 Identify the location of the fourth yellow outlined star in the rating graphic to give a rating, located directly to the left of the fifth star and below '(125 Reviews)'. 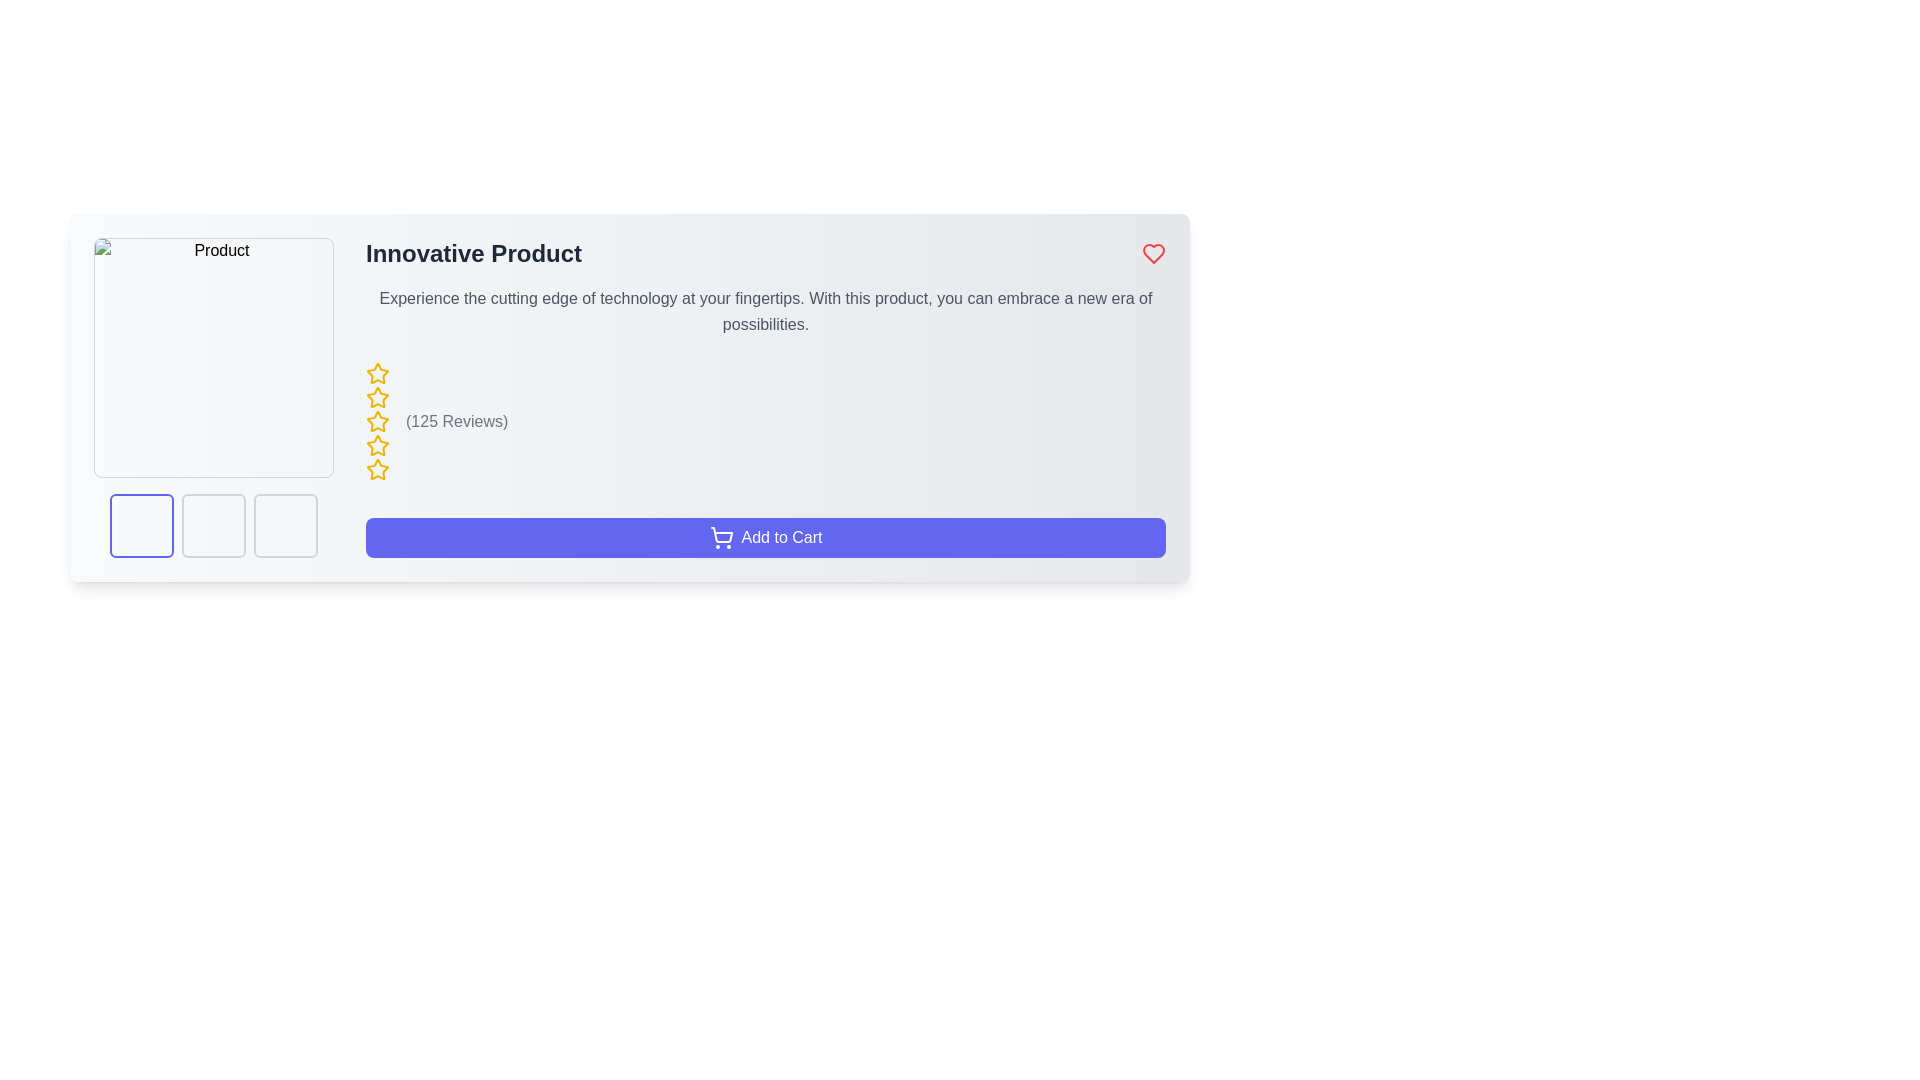
(378, 469).